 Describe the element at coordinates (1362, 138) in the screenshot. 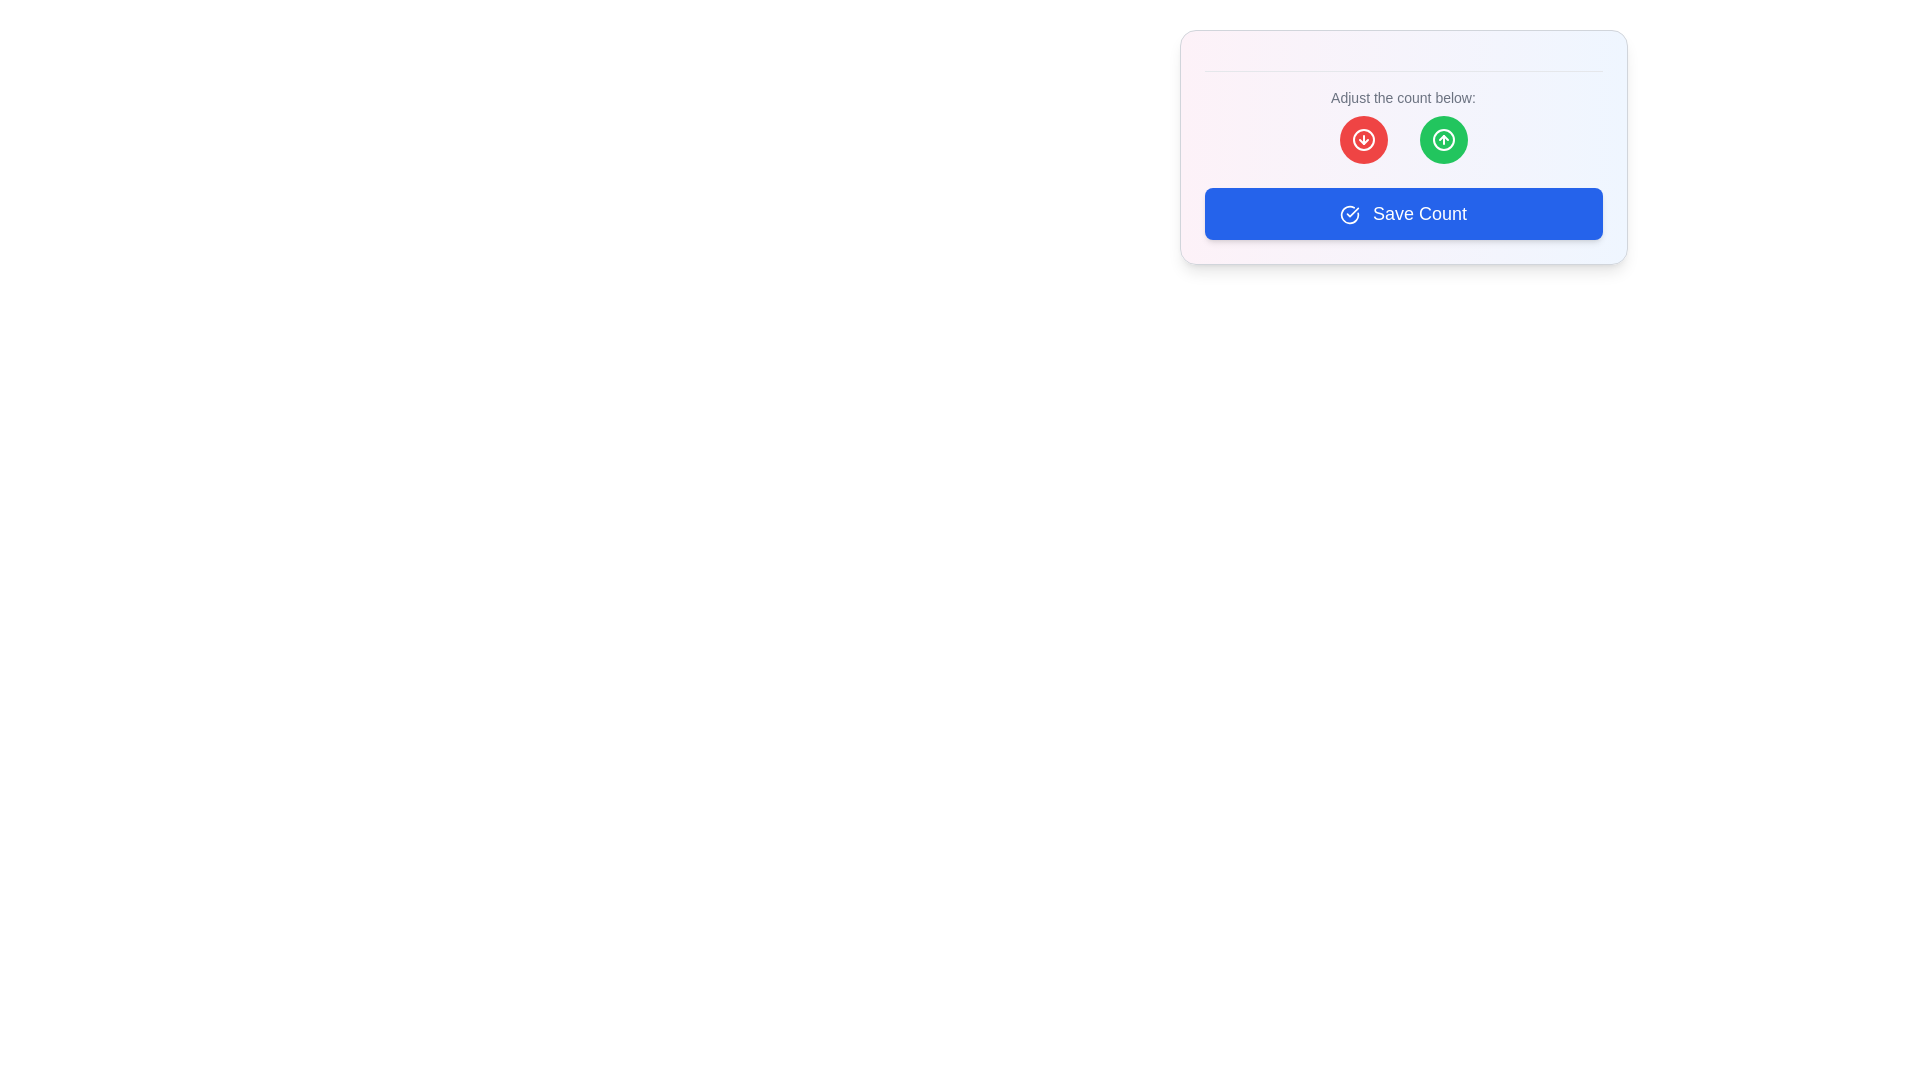

I see `the circular icon with a 10-unit radius that is part of a down-arrow design, located near the top center-left of the interface box` at that location.